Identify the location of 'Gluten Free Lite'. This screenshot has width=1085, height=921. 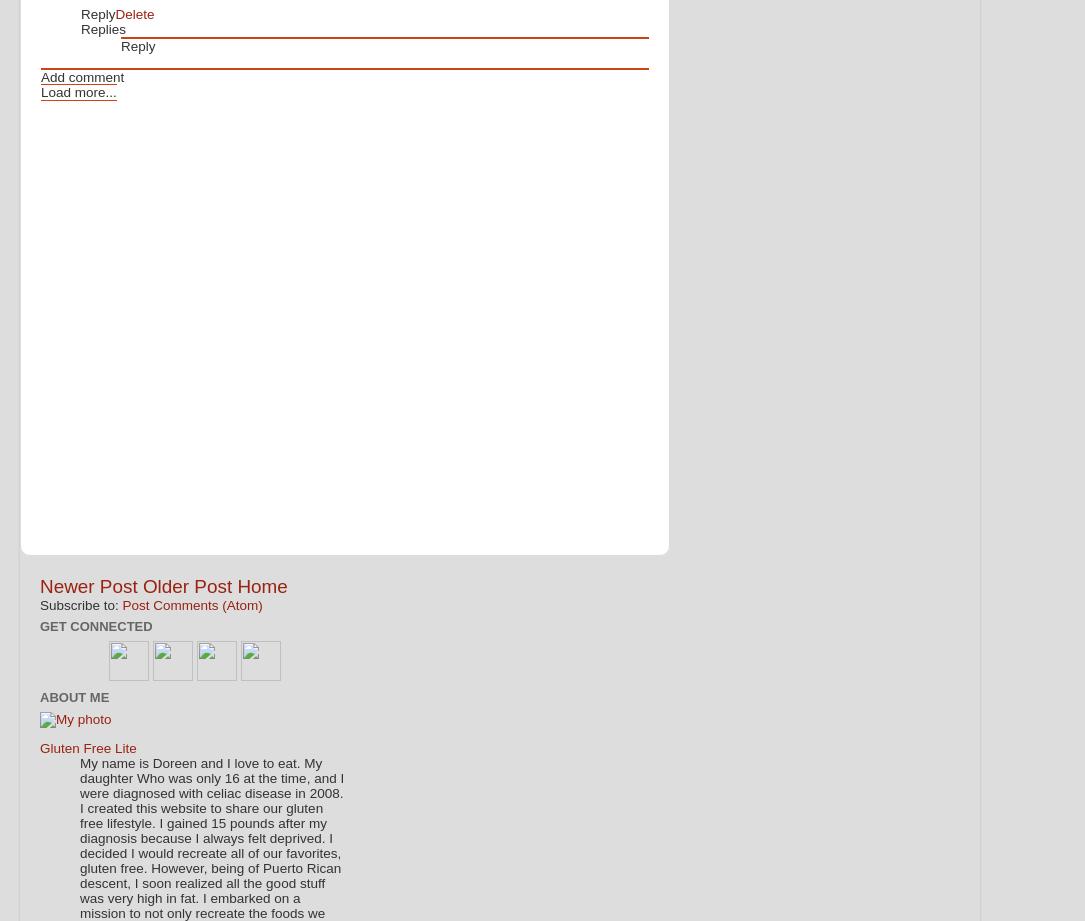
(86, 748).